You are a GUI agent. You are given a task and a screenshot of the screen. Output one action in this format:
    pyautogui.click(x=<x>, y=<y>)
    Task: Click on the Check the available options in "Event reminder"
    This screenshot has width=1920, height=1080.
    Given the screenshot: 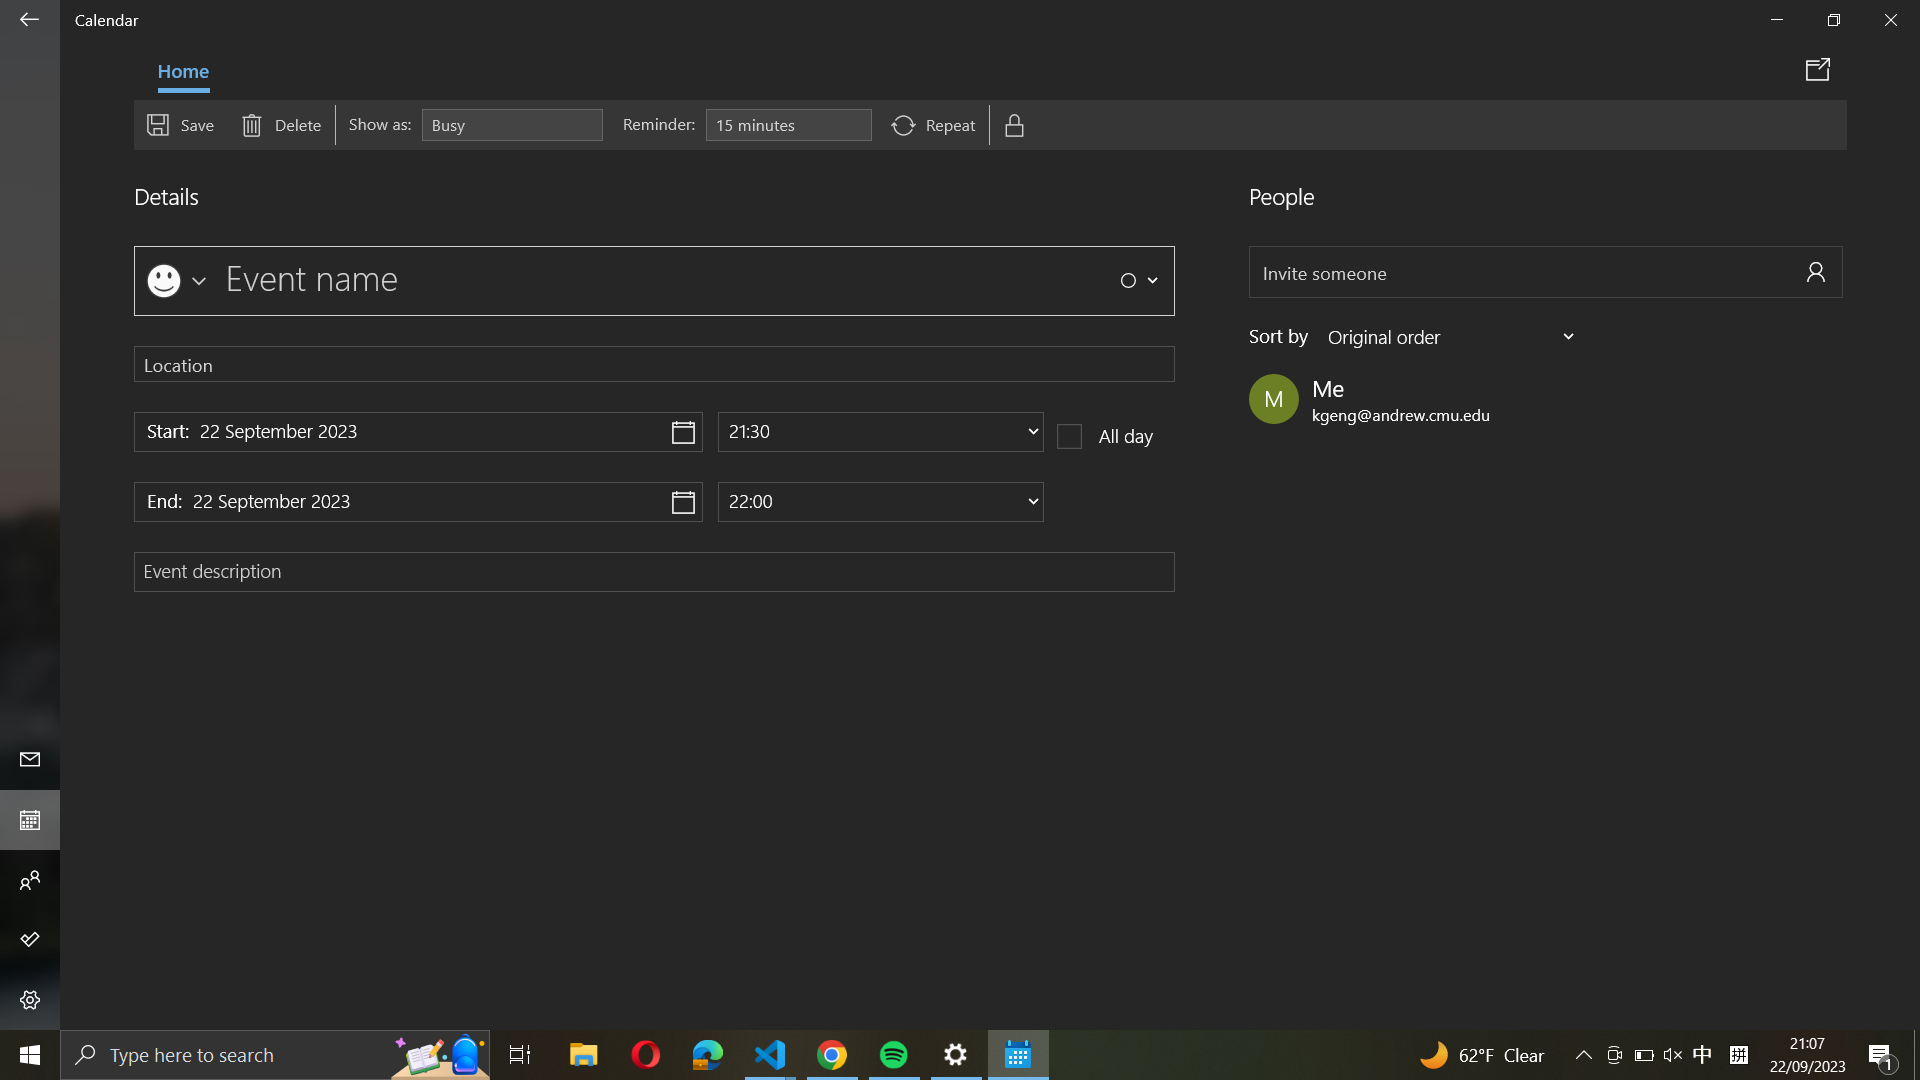 What is the action you would take?
    pyautogui.click(x=787, y=125)
    